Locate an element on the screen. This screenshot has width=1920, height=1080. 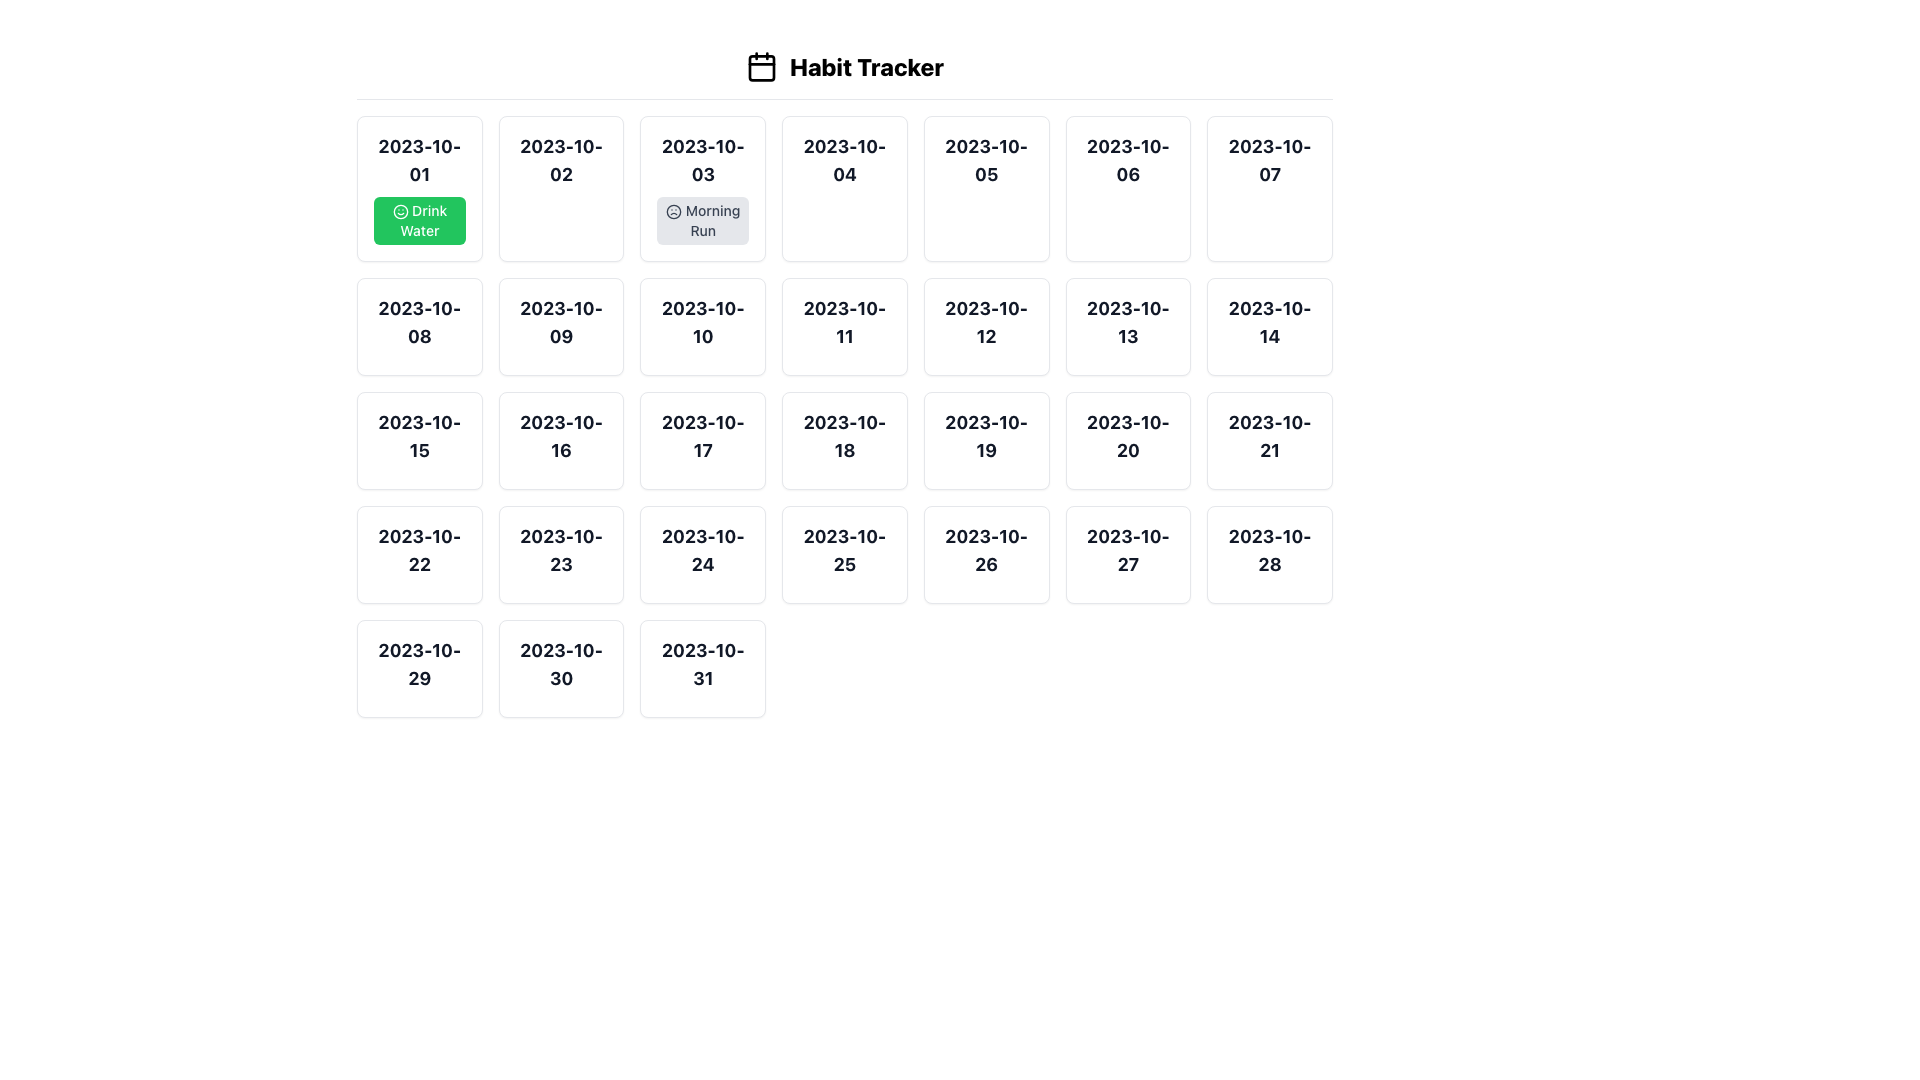
the bold static text displaying the date '2023-10-20' which is is located at coordinates (1128, 435).